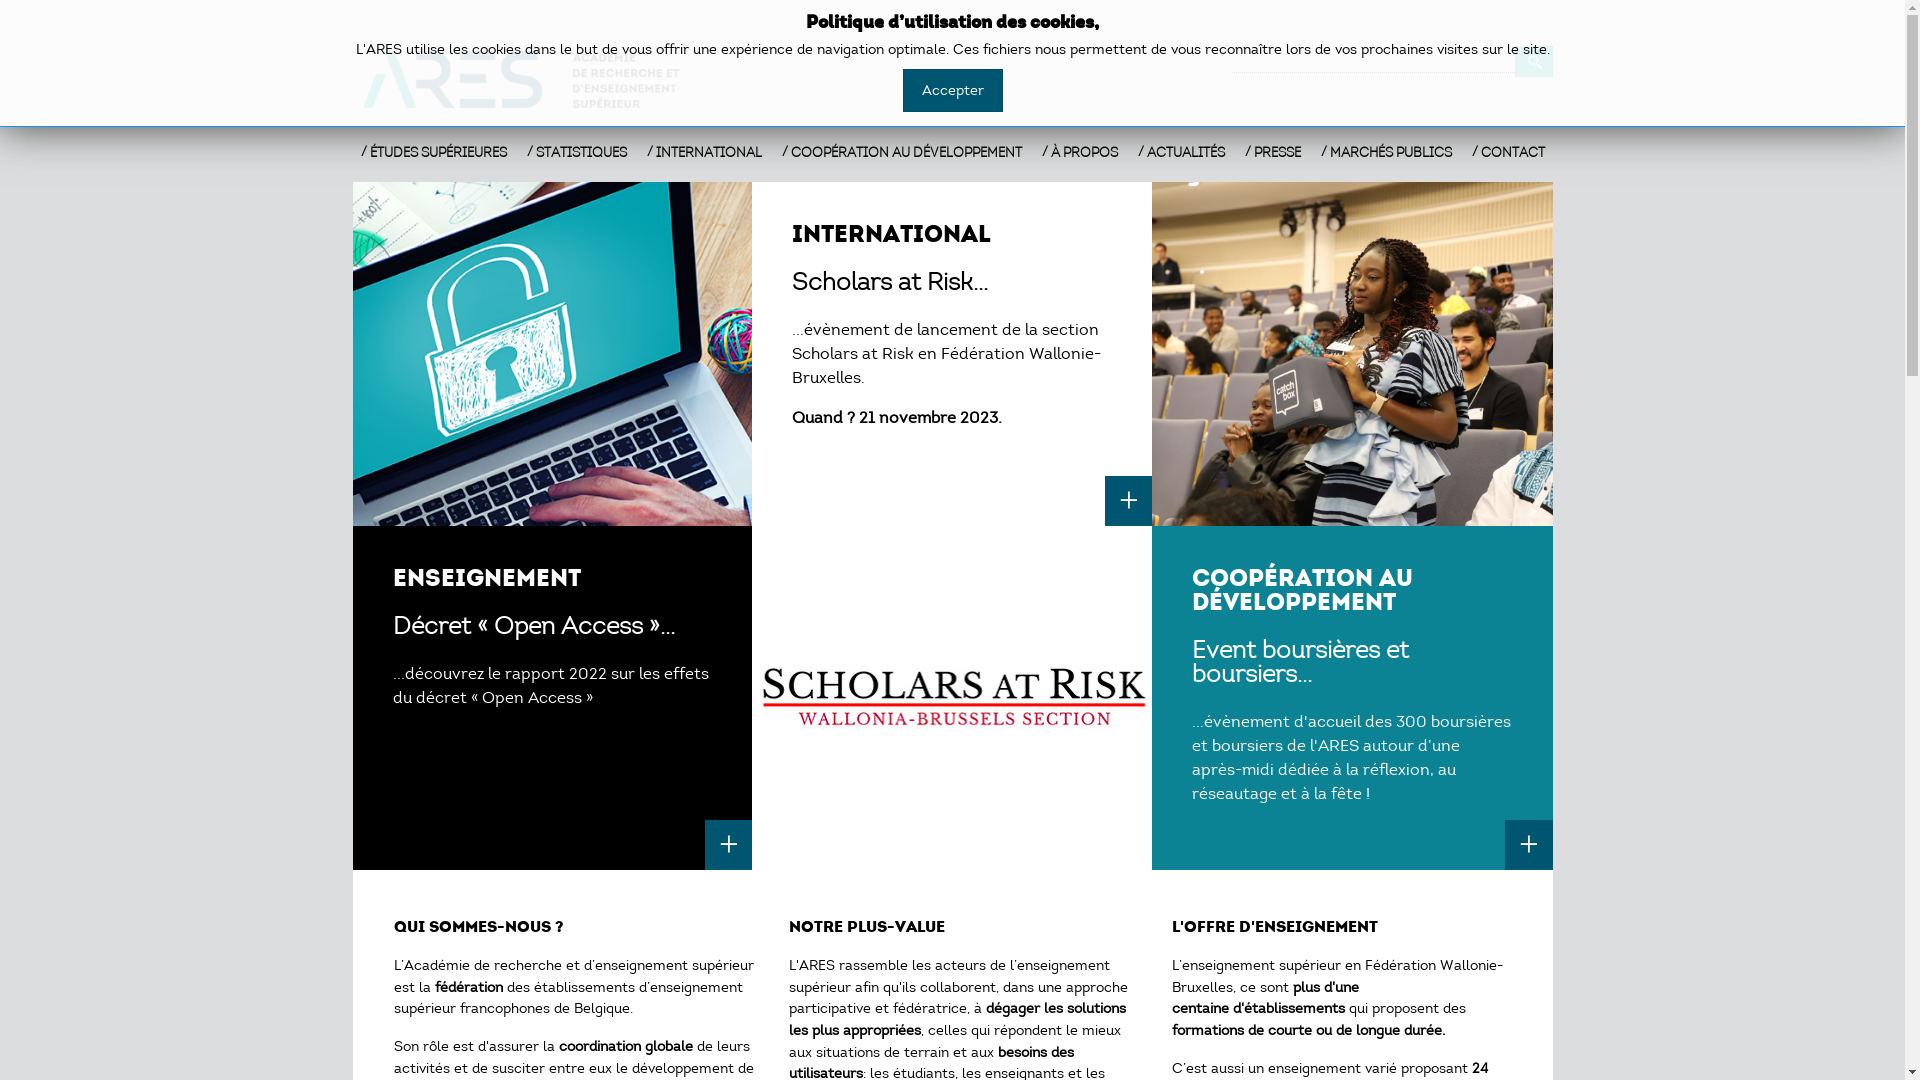 This screenshot has height=1080, width=1920. Describe the element at coordinates (1128, 500) in the screenshot. I see `'+'` at that location.